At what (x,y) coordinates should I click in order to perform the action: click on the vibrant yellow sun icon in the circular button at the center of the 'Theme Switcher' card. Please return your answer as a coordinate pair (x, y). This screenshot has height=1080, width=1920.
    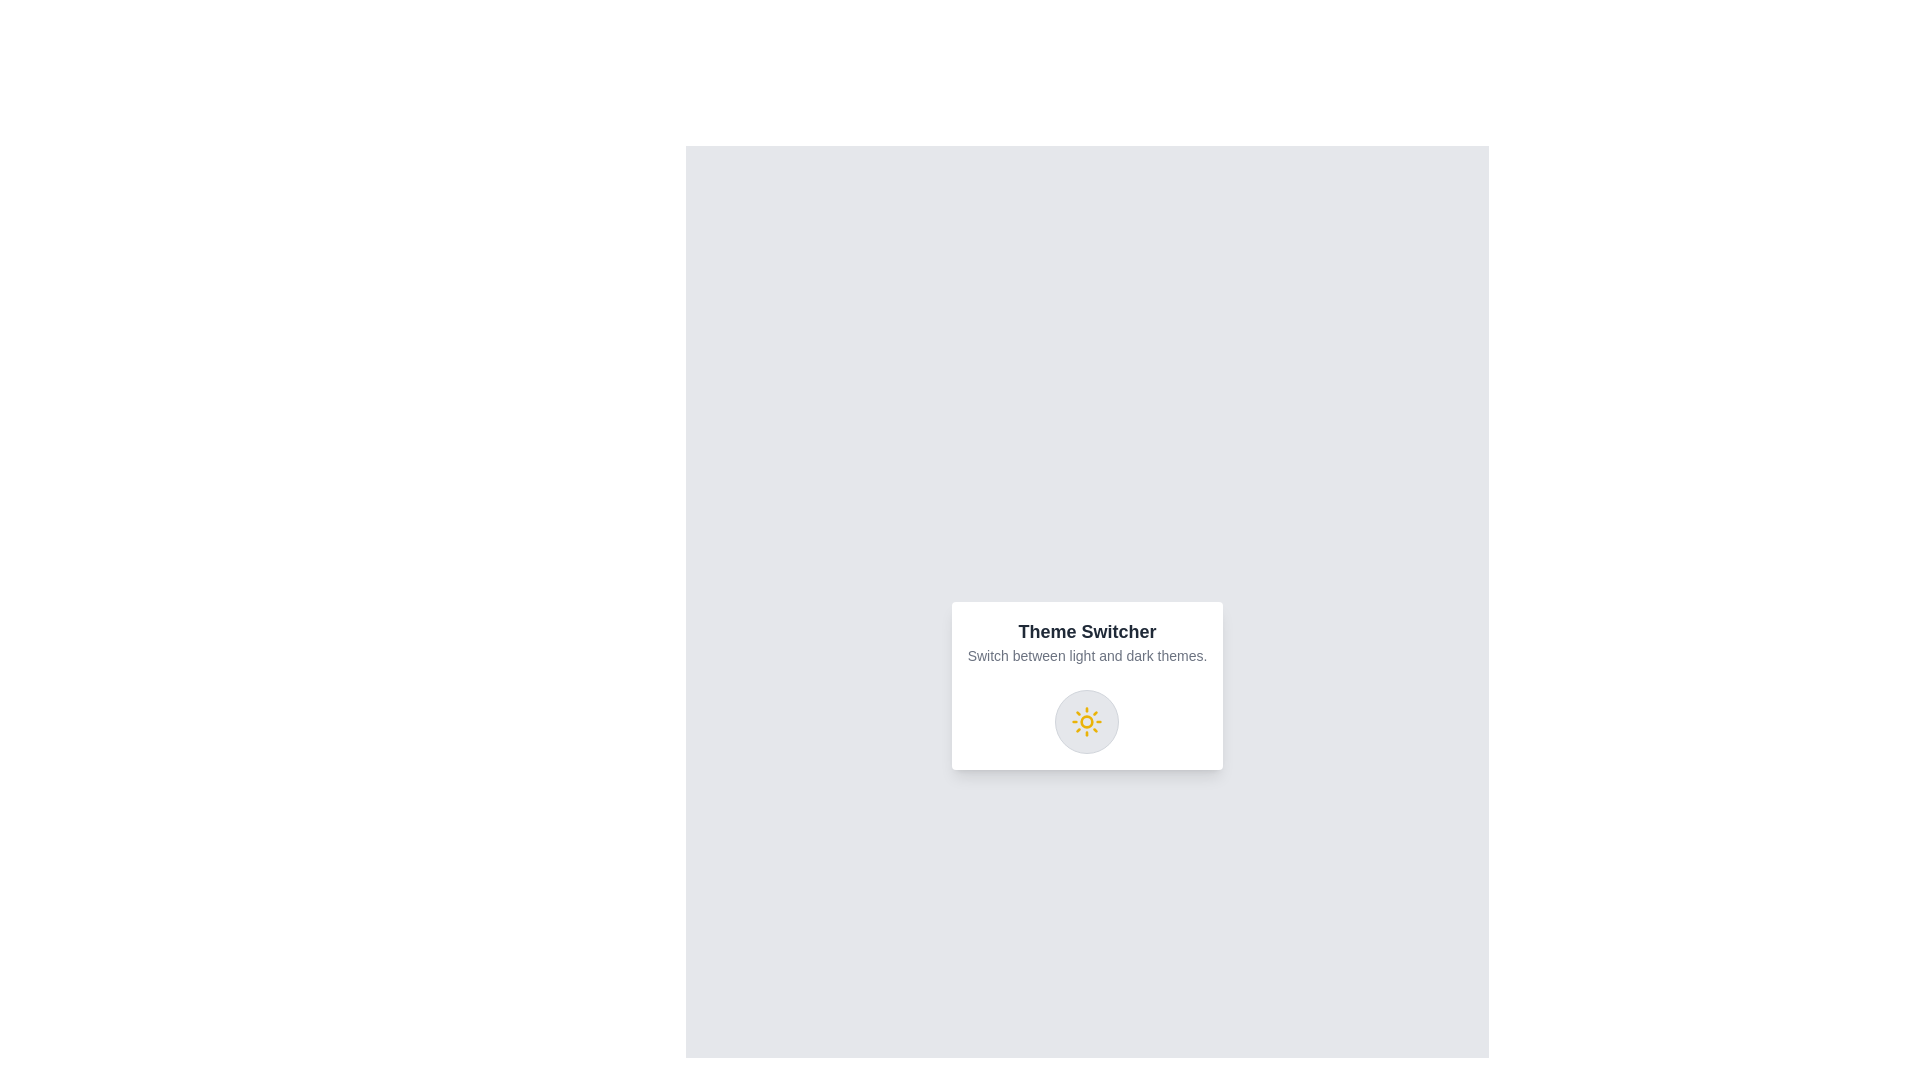
    Looking at the image, I should click on (1086, 721).